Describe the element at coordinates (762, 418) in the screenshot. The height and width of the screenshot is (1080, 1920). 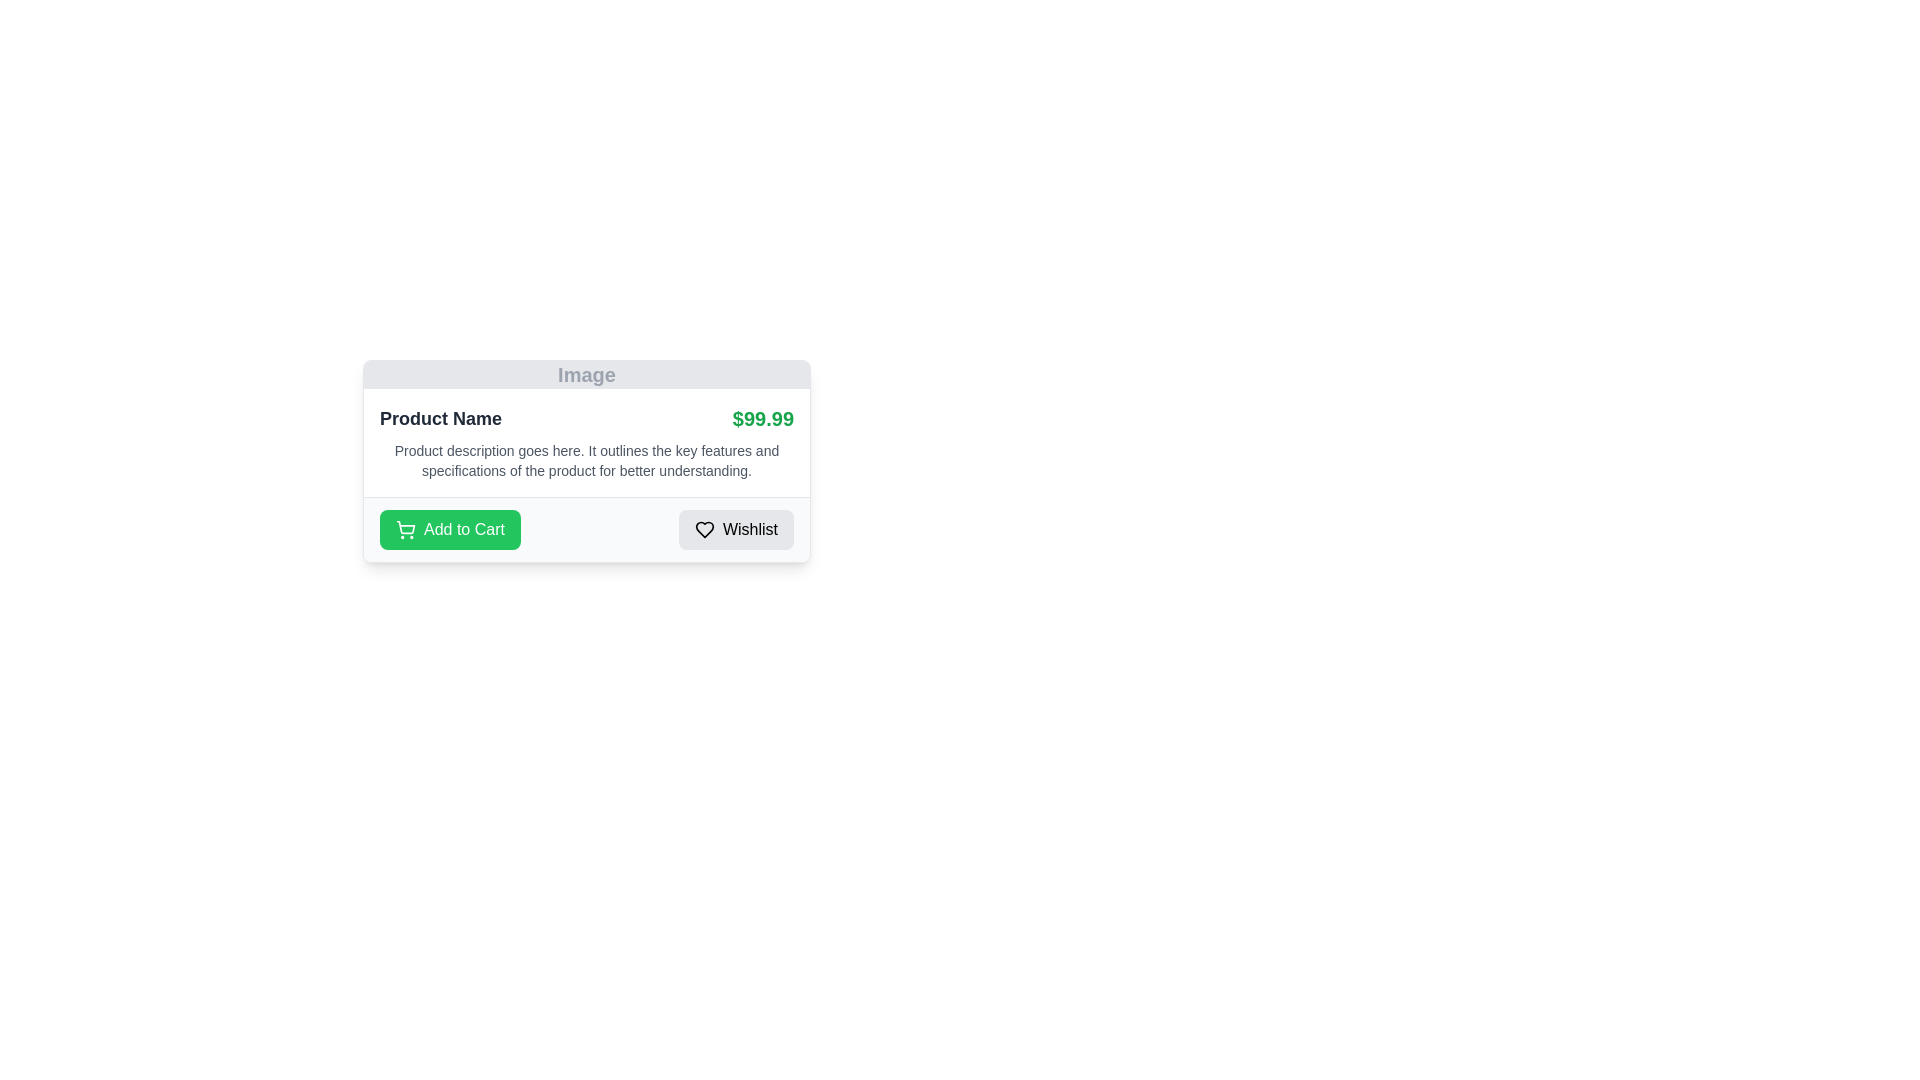
I see `text field displaying the price '$99.99' in green color, which is prominently styled with a larger font size and bold weight, located on the right side of the product name` at that location.